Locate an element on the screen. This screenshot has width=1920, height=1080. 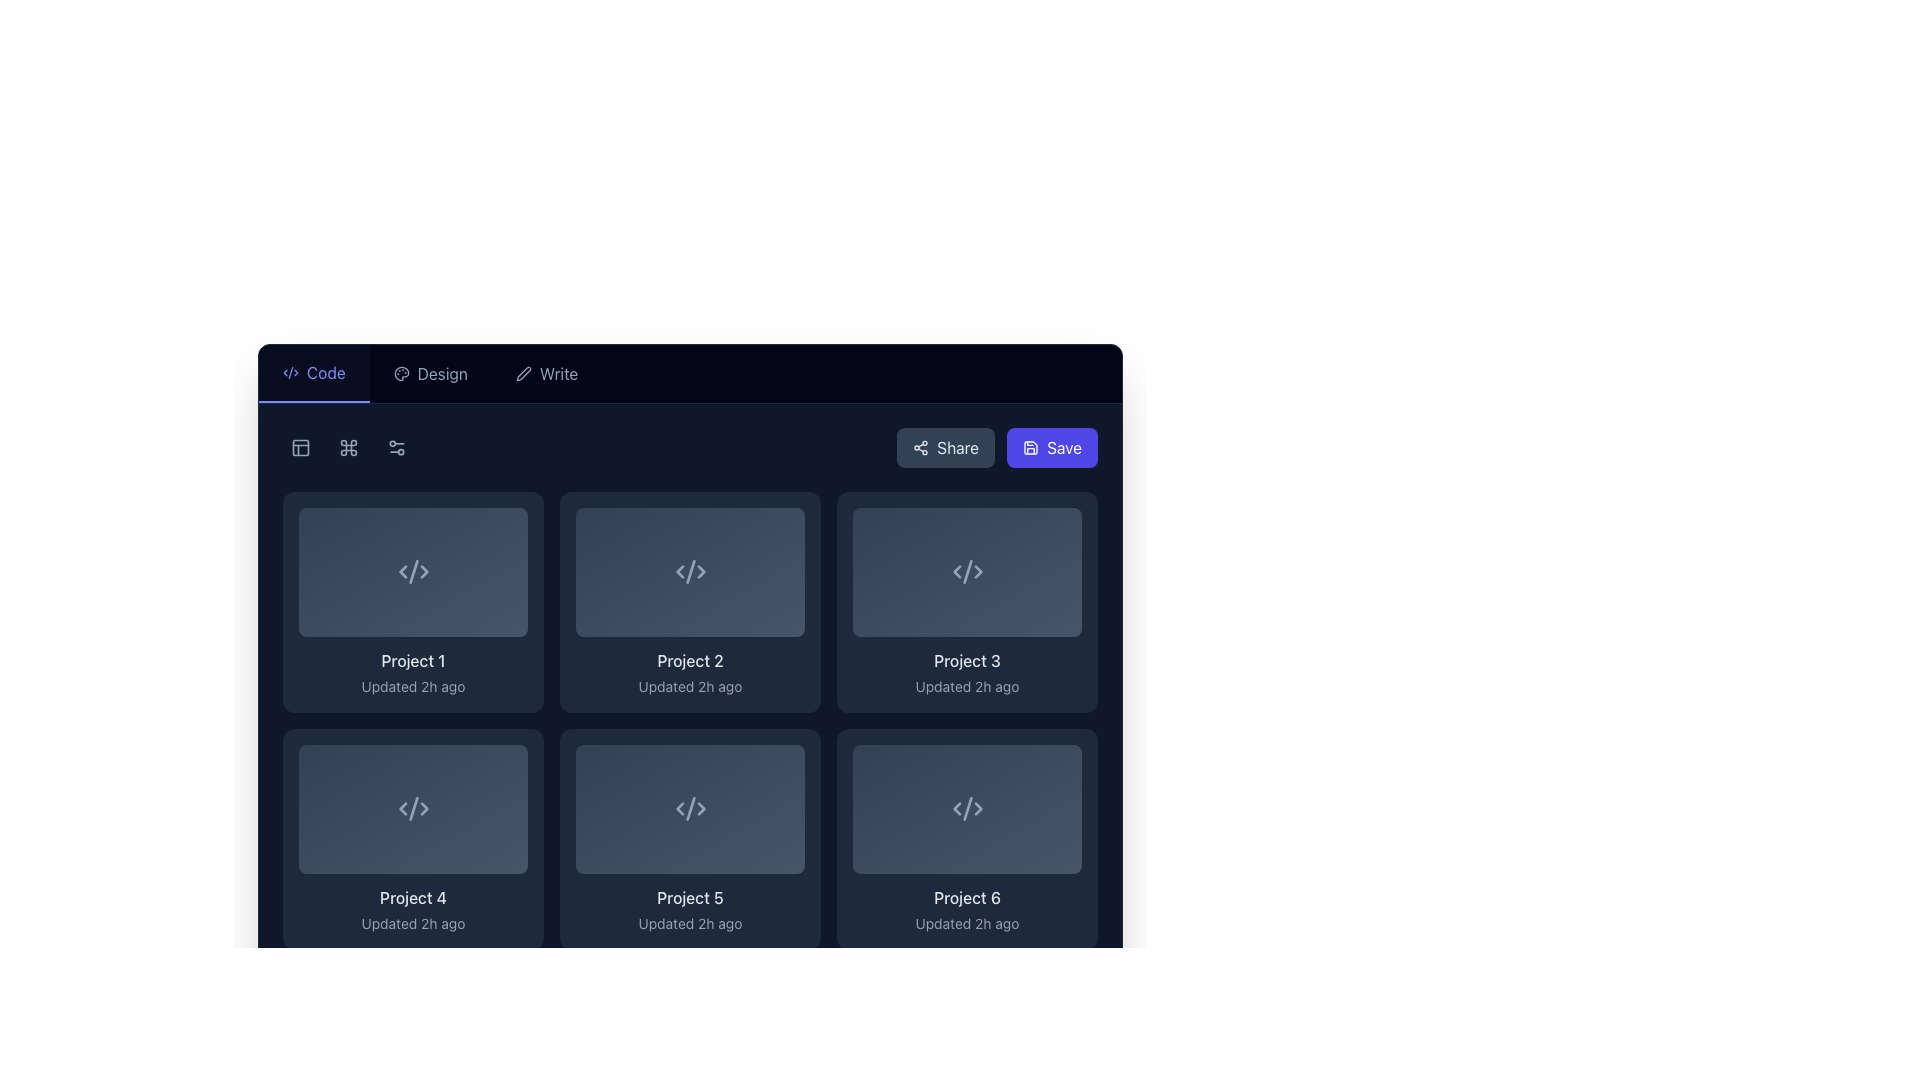
the SVG icon located at the top-right corner of the 'Project 2' card in the second row of the grid layout, which serves as an action button for layers or organization is located at coordinates (801, 511).